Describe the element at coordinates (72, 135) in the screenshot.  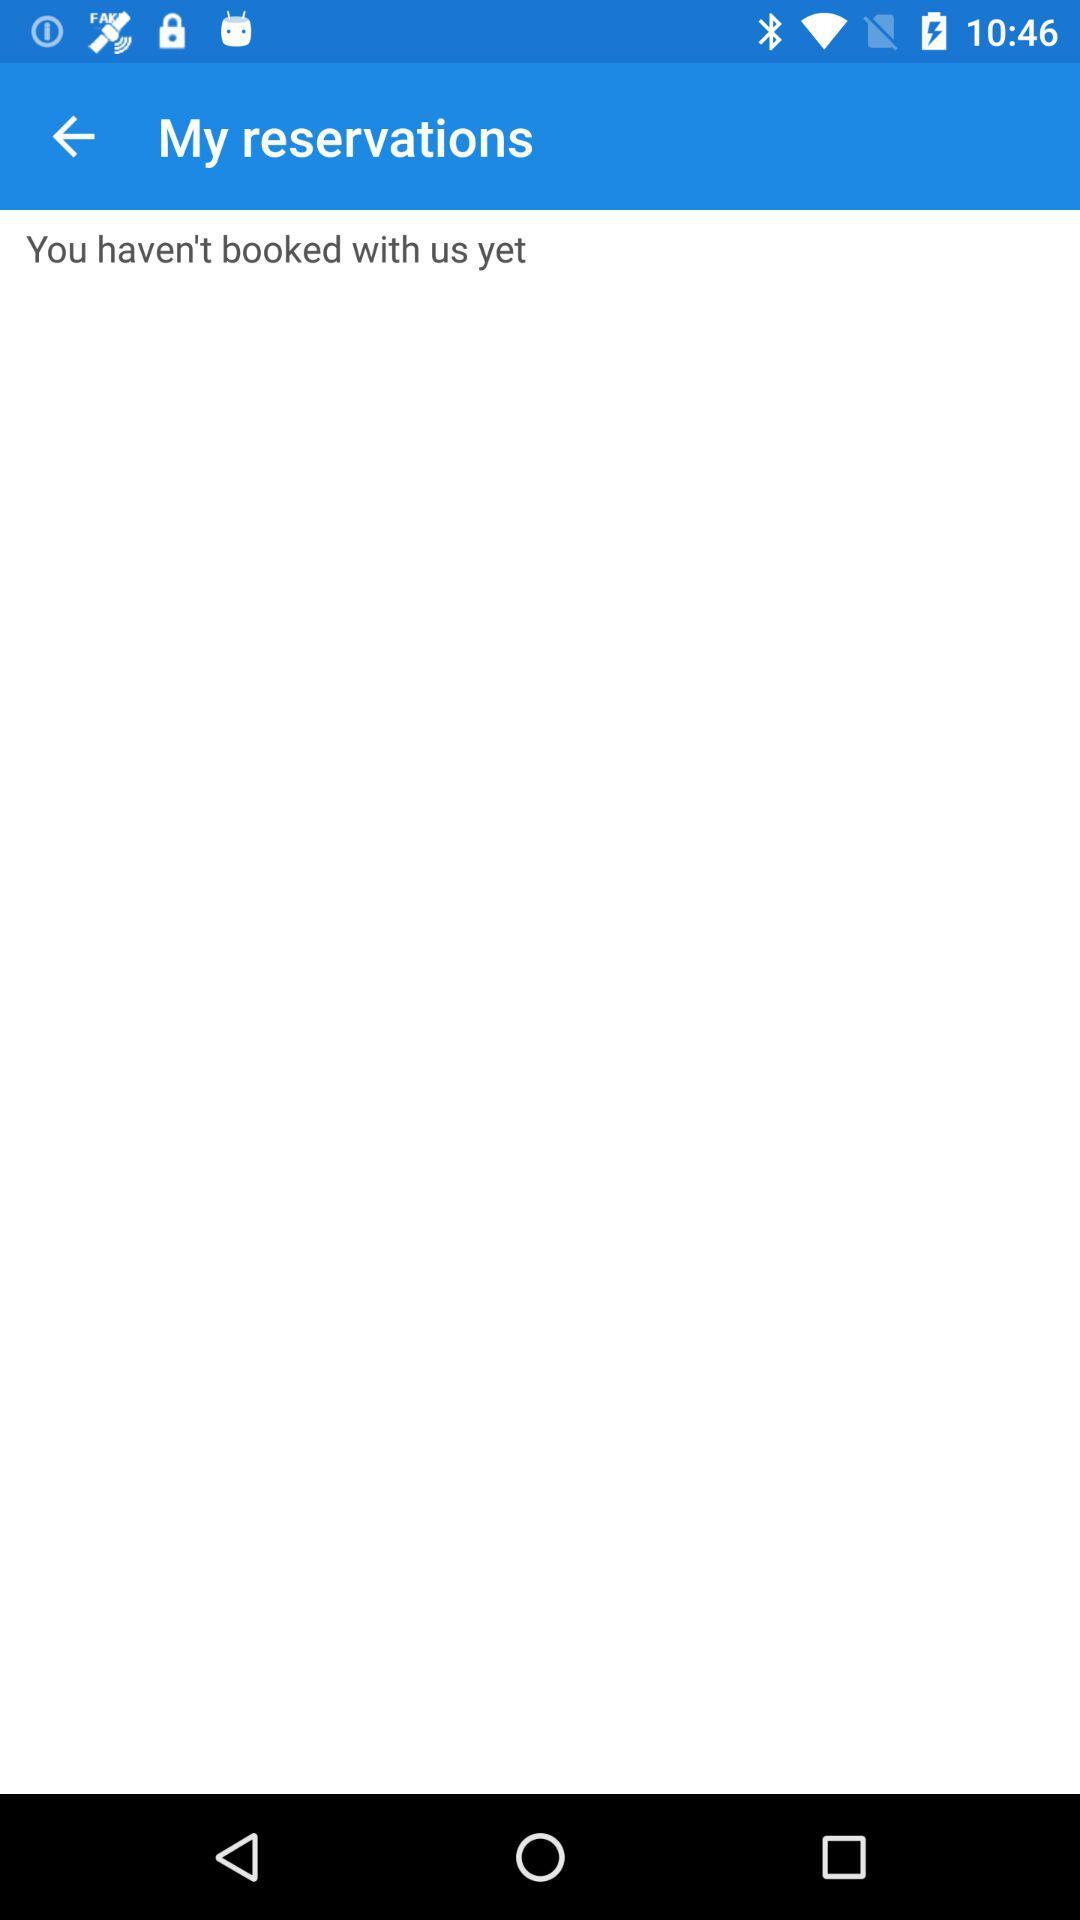
I see `the item above the you haven t item` at that location.